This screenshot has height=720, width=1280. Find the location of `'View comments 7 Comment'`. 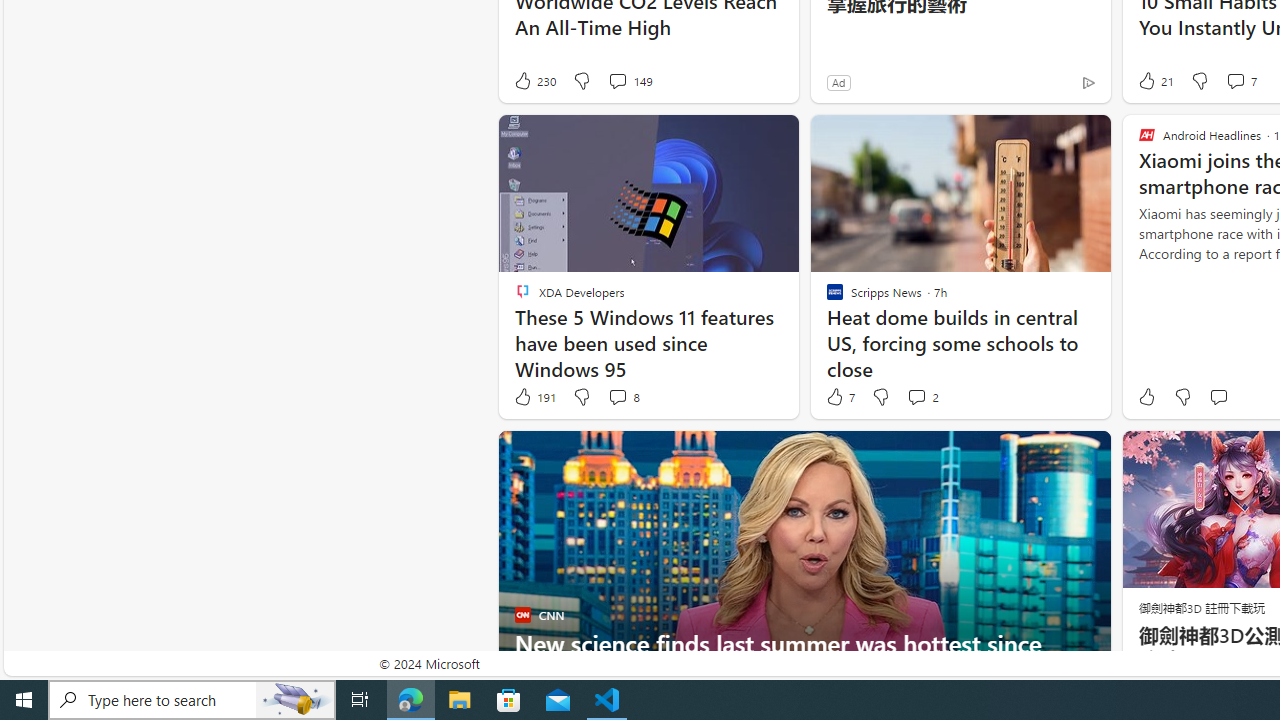

'View comments 7 Comment' is located at coordinates (1239, 80).